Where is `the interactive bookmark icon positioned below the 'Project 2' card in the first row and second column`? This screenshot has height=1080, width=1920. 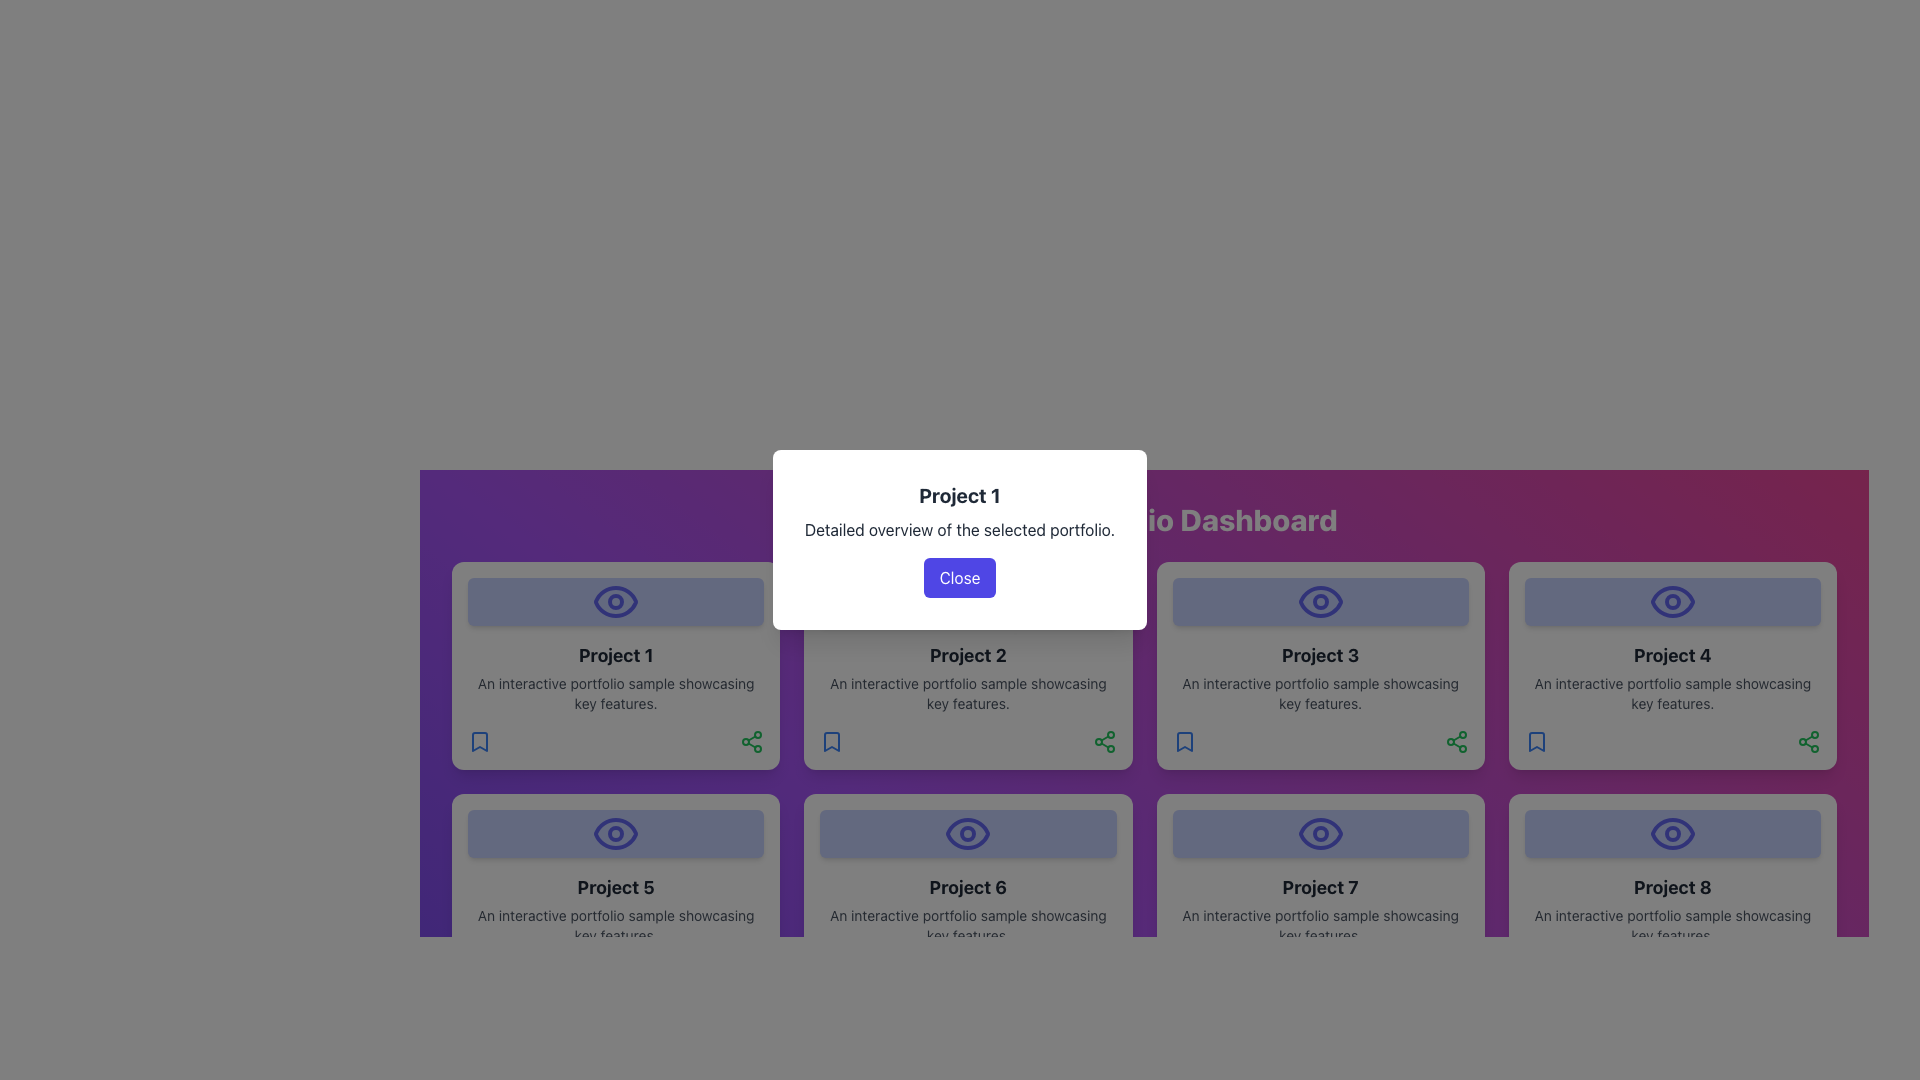
the interactive bookmark icon positioned below the 'Project 2' card in the first row and second column is located at coordinates (832, 741).